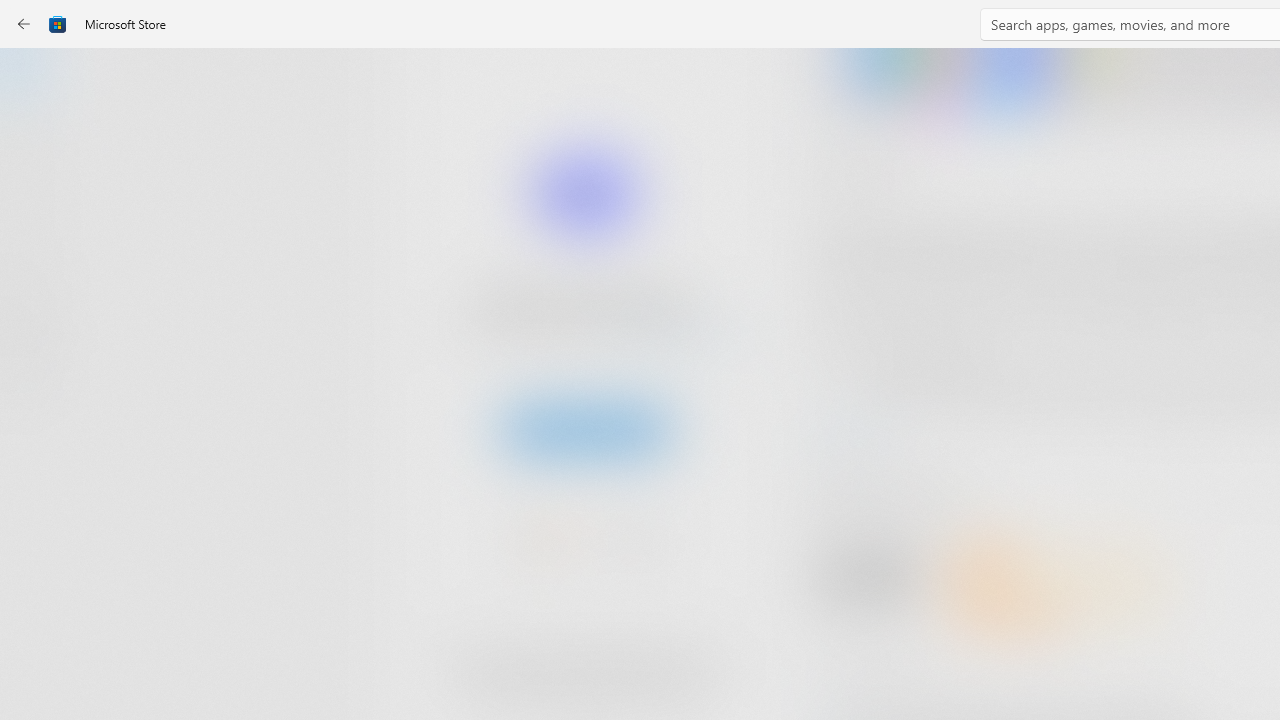 The width and height of the screenshot is (1280, 720). I want to click on 'Class: Image', so click(58, 24).